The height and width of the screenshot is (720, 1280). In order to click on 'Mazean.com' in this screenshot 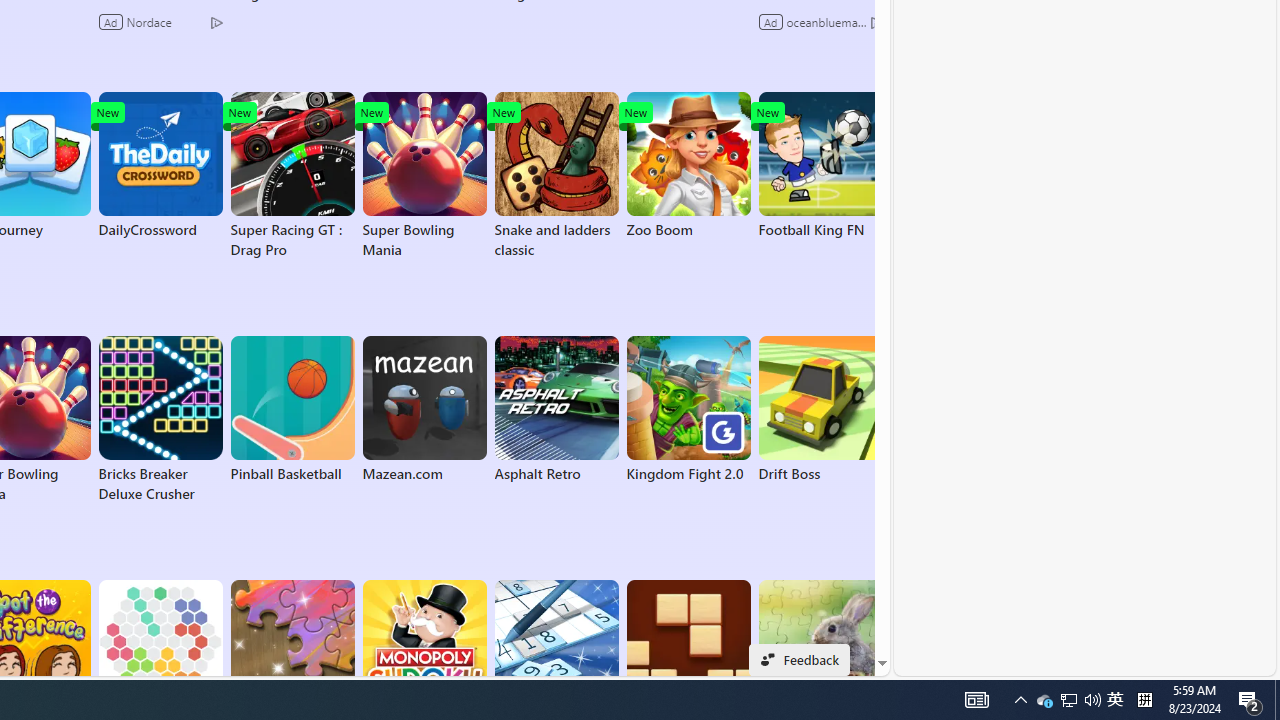, I will do `click(423, 409)`.